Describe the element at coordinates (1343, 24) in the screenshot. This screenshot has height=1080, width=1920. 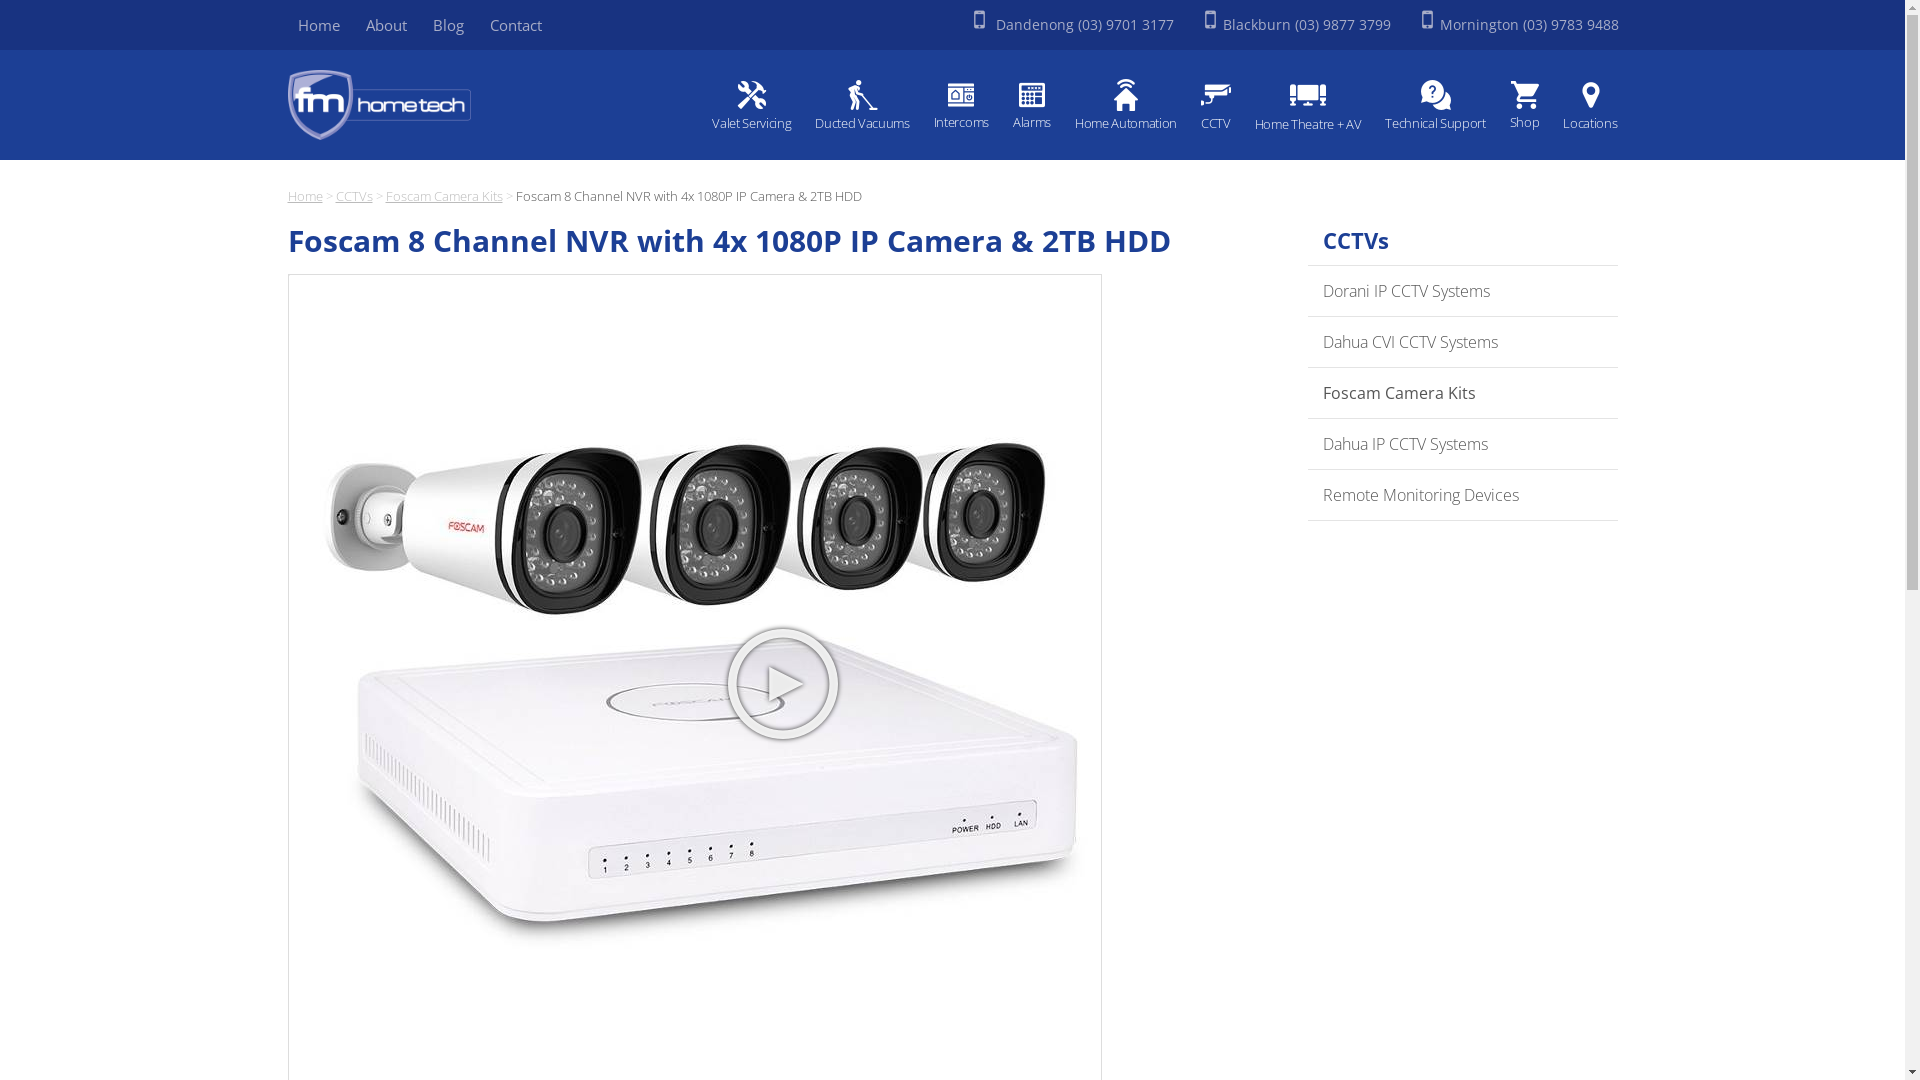
I see `'(03) 9877 3799'` at that location.